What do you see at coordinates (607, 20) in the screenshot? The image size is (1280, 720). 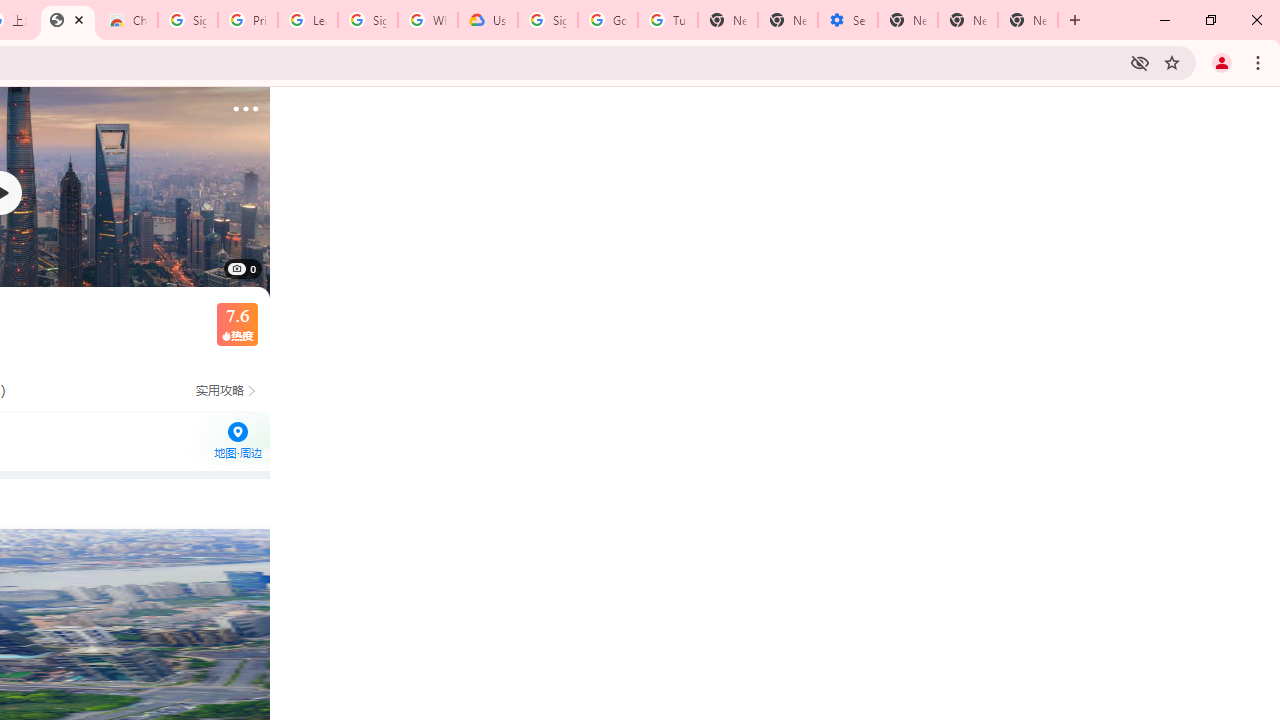 I see `'Google Account Help'` at bounding box center [607, 20].